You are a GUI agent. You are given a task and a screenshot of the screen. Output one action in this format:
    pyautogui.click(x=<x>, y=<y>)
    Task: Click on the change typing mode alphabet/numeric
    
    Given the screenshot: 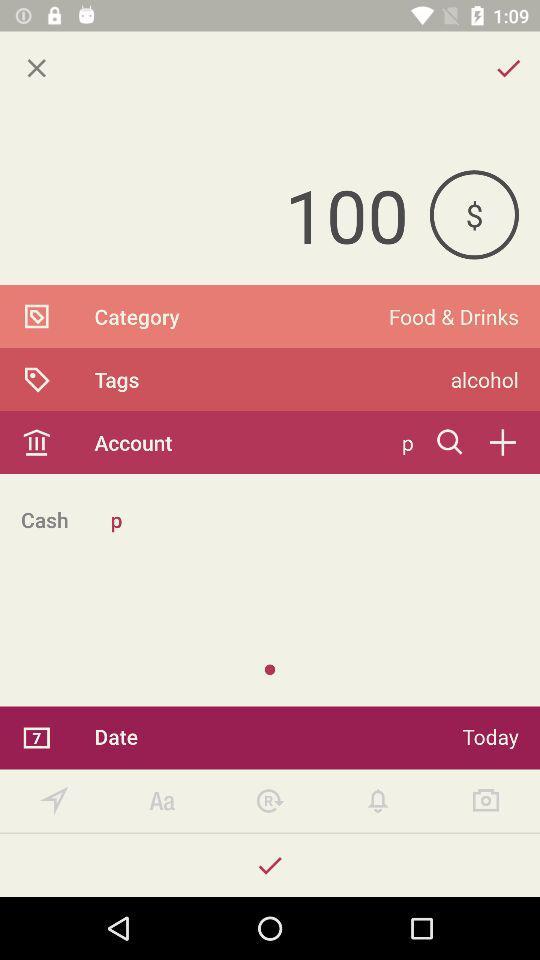 What is the action you would take?
    pyautogui.click(x=161, y=801)
    